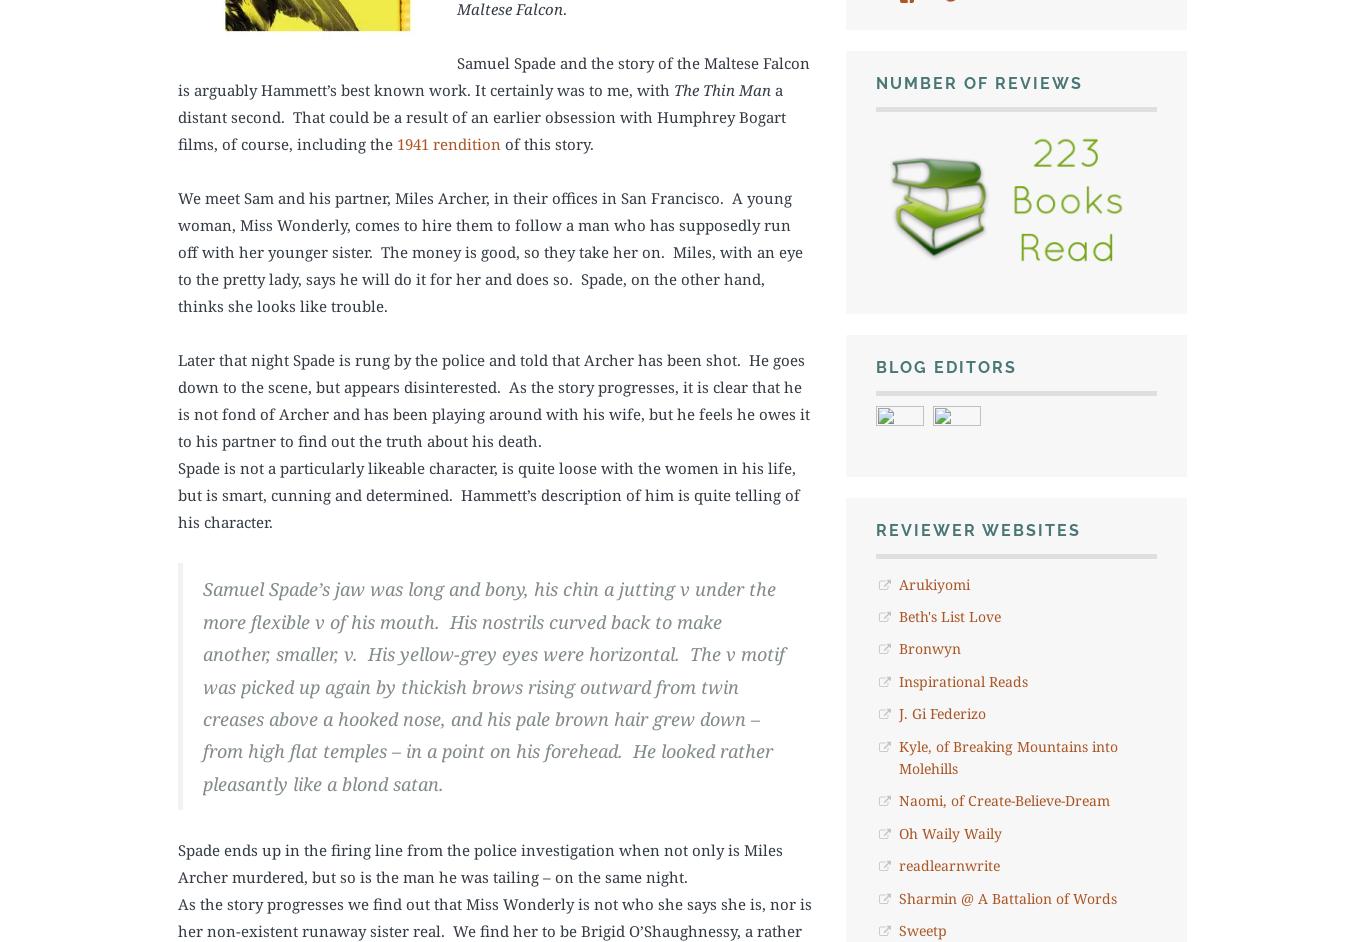 This screenshot has height=942, width=1350. I want to click on 'Blog Editors', so click(944, 366).